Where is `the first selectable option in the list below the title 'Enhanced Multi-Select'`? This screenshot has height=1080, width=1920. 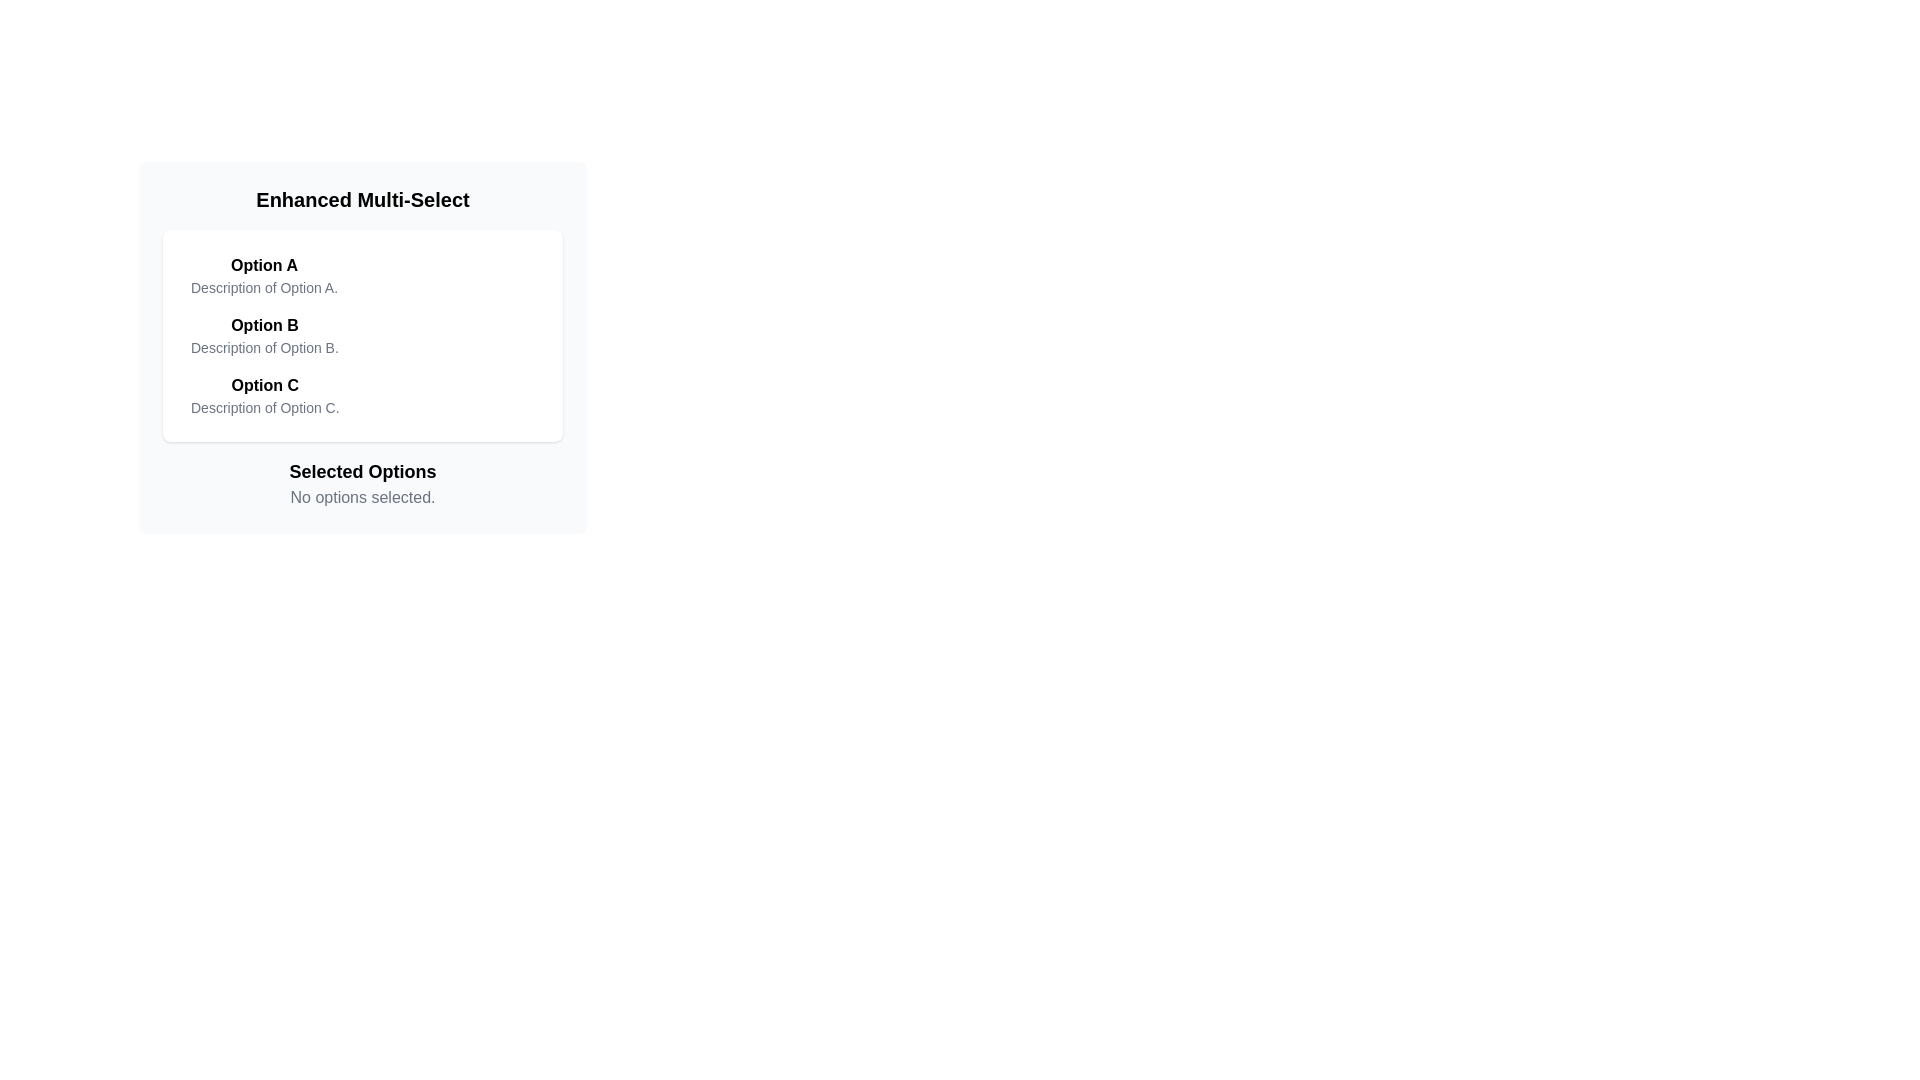 the first selectable option in the list below the title 'Enhanced Multi-Select' is located at coordinates (263, 276).